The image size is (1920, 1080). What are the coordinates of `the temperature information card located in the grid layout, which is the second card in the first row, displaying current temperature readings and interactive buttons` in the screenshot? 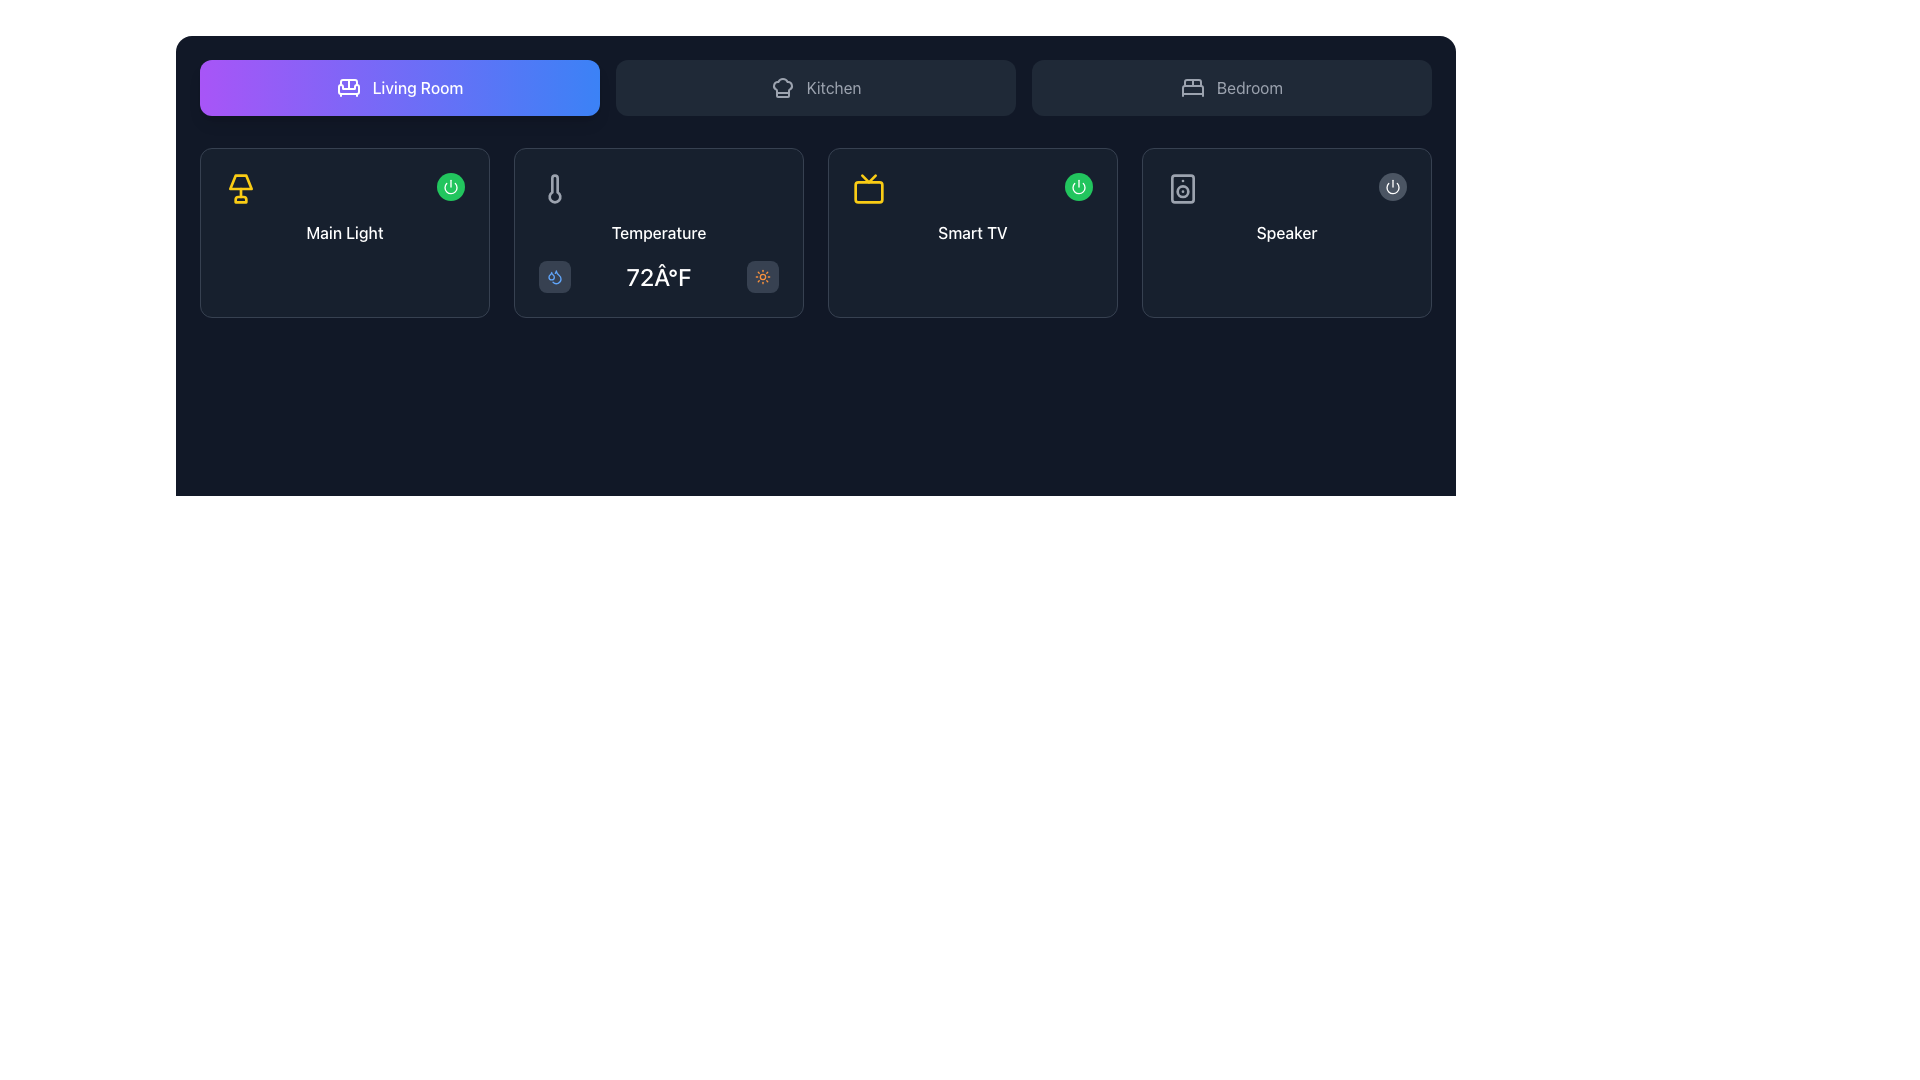 It's located at (658, 231).